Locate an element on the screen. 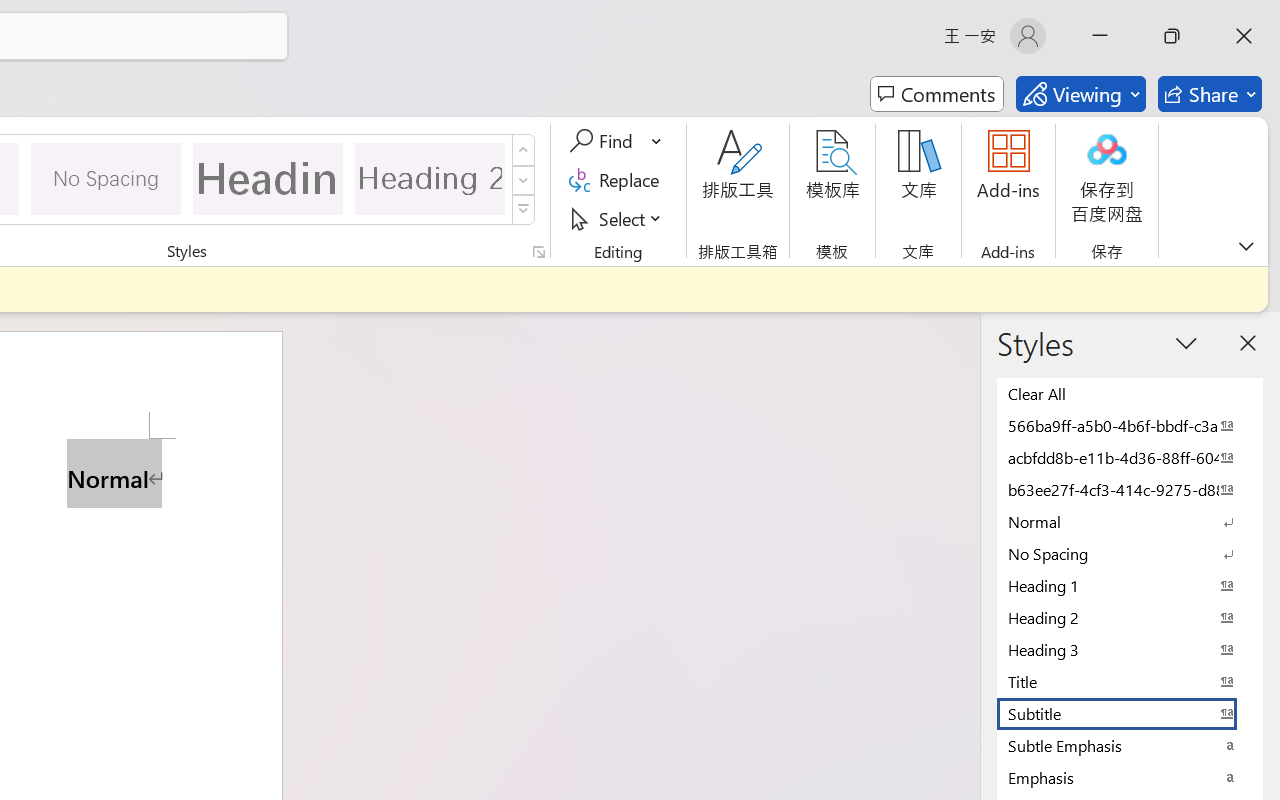 The image size is (1280, 800). 'Replace...' is located at coordinates (616, 179).